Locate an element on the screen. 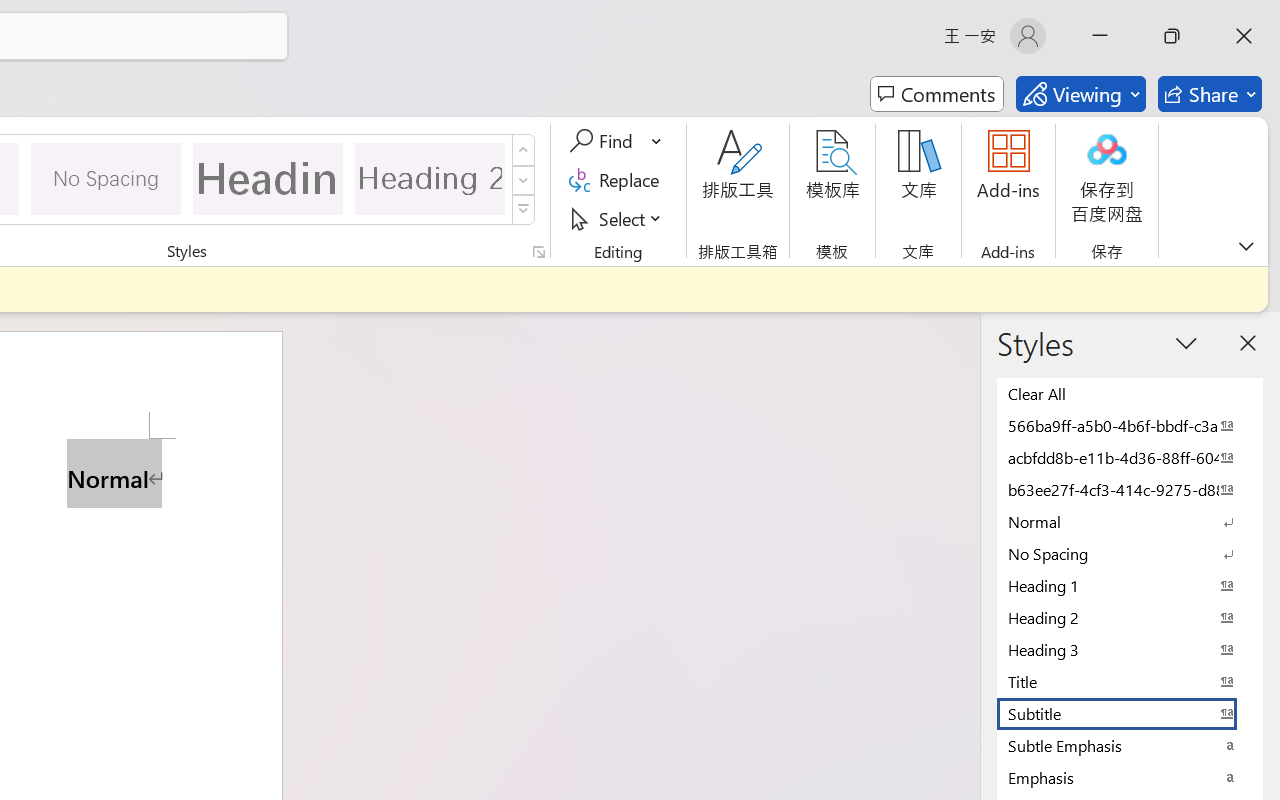 The image size is (1280, 800). 'Replace...' is located at coordinates (616, 179).